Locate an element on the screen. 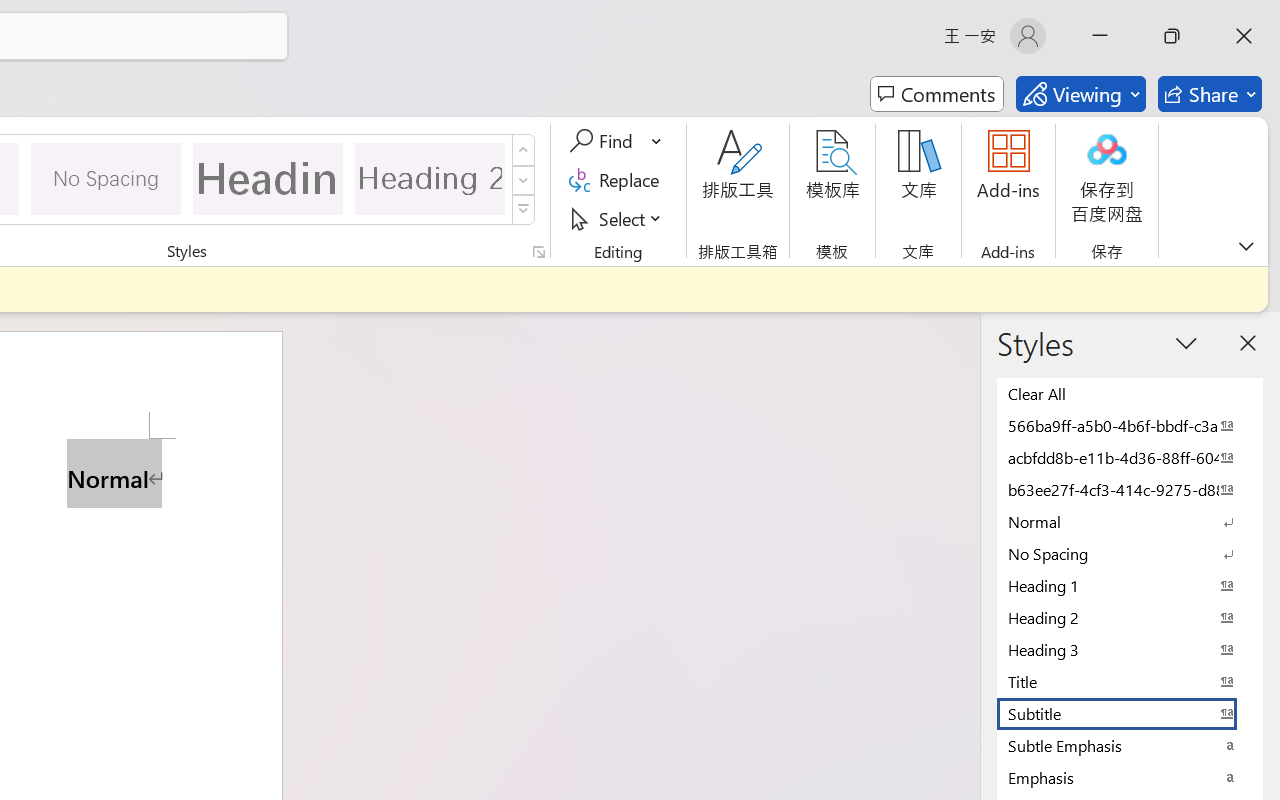 The image size is (1280, 800). 'Replace...' is located at coordinates (616, 179).